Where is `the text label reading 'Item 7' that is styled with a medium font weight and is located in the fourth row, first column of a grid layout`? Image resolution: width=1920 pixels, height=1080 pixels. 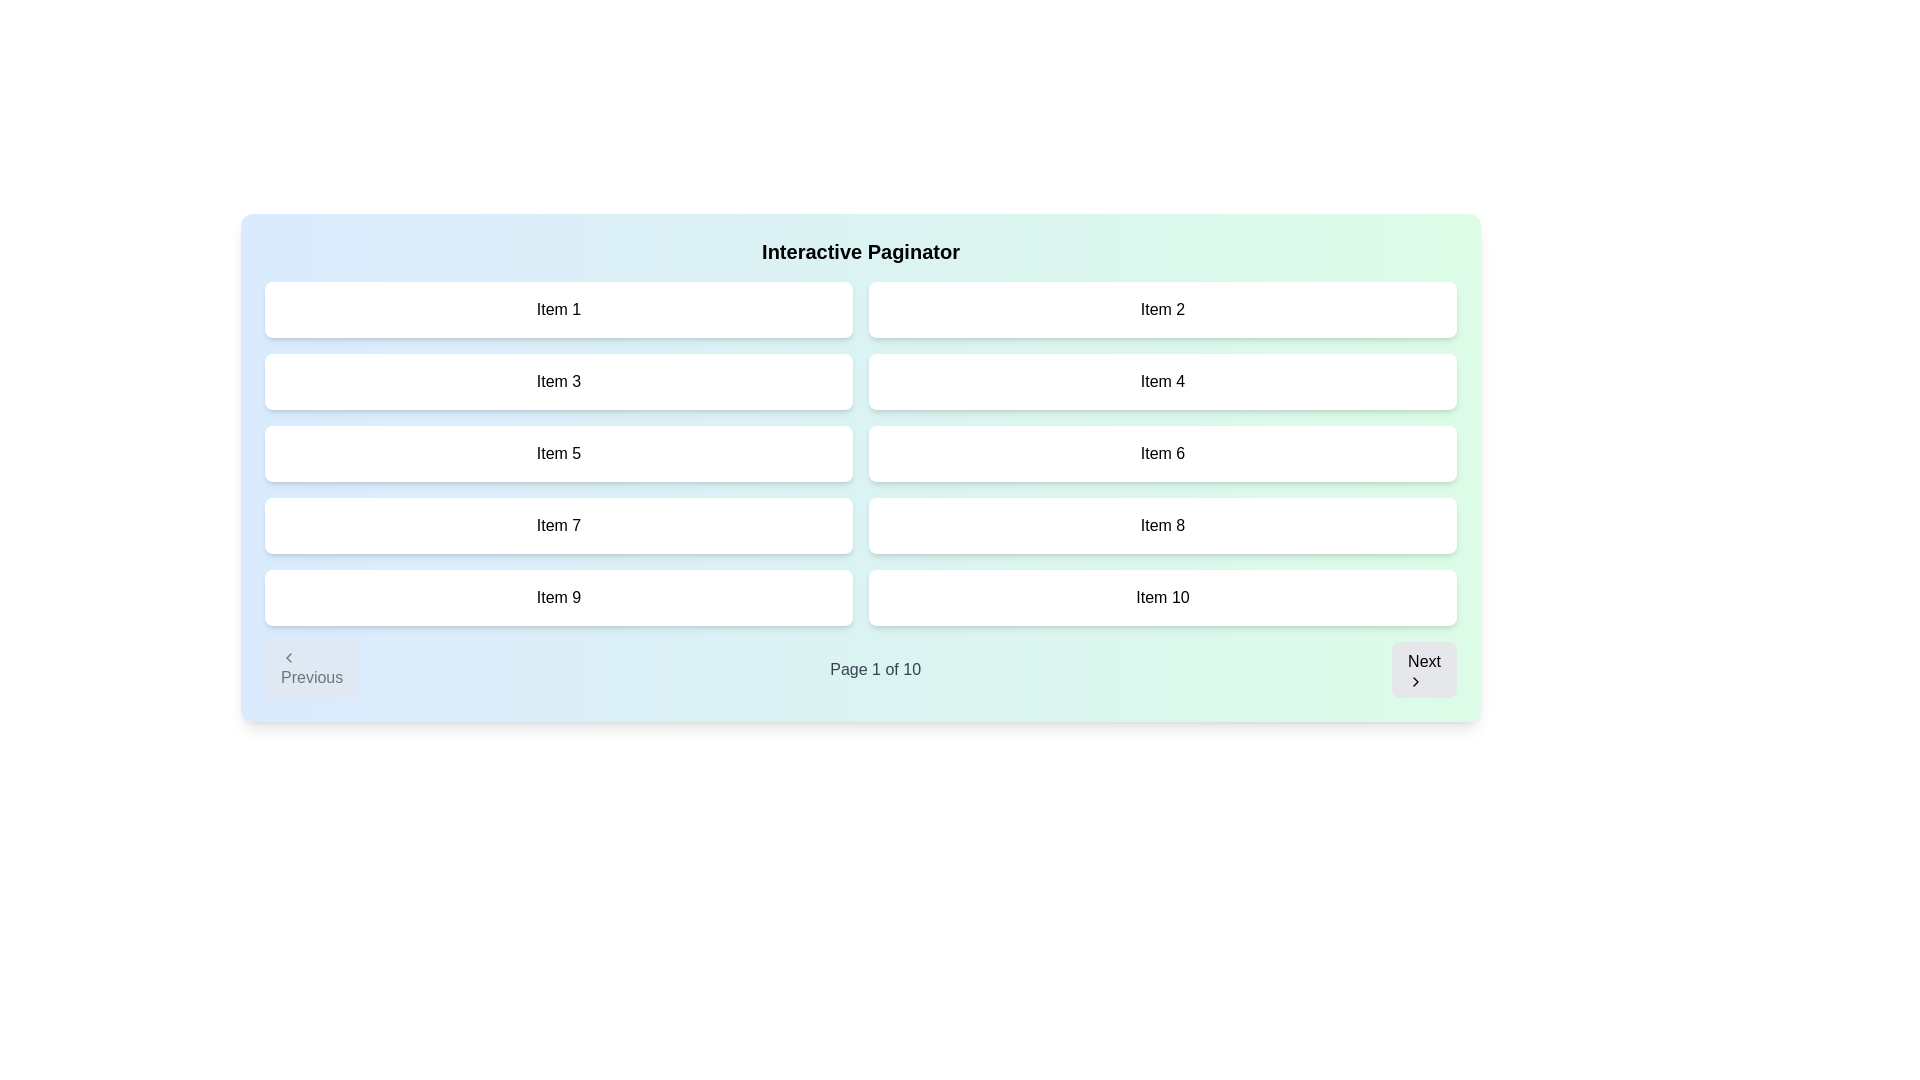 the text label reading 'Item 7' that is styled with a medium font weight and is located in the fourth row, first column of a grid layout is located at coordinates (558, 524).